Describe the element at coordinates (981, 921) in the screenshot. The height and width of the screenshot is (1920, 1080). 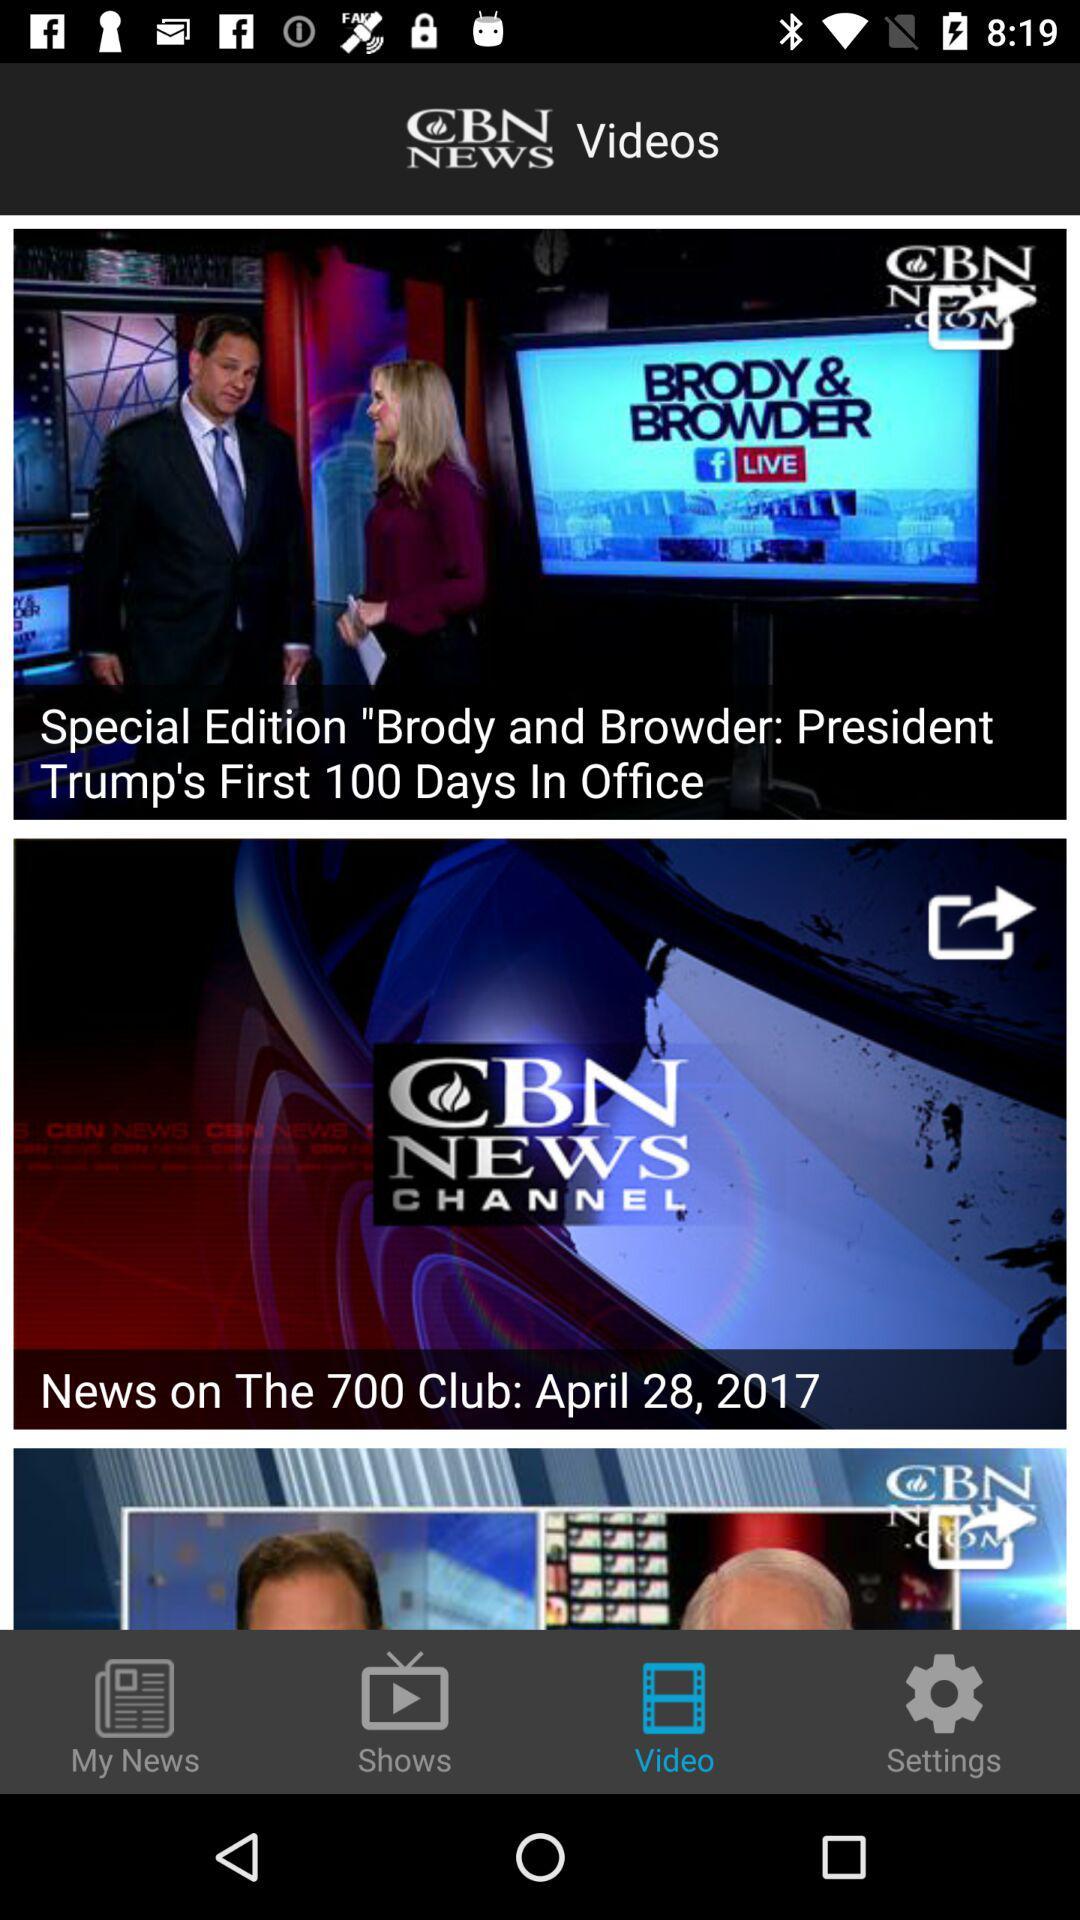
I see `share the video` at that location.